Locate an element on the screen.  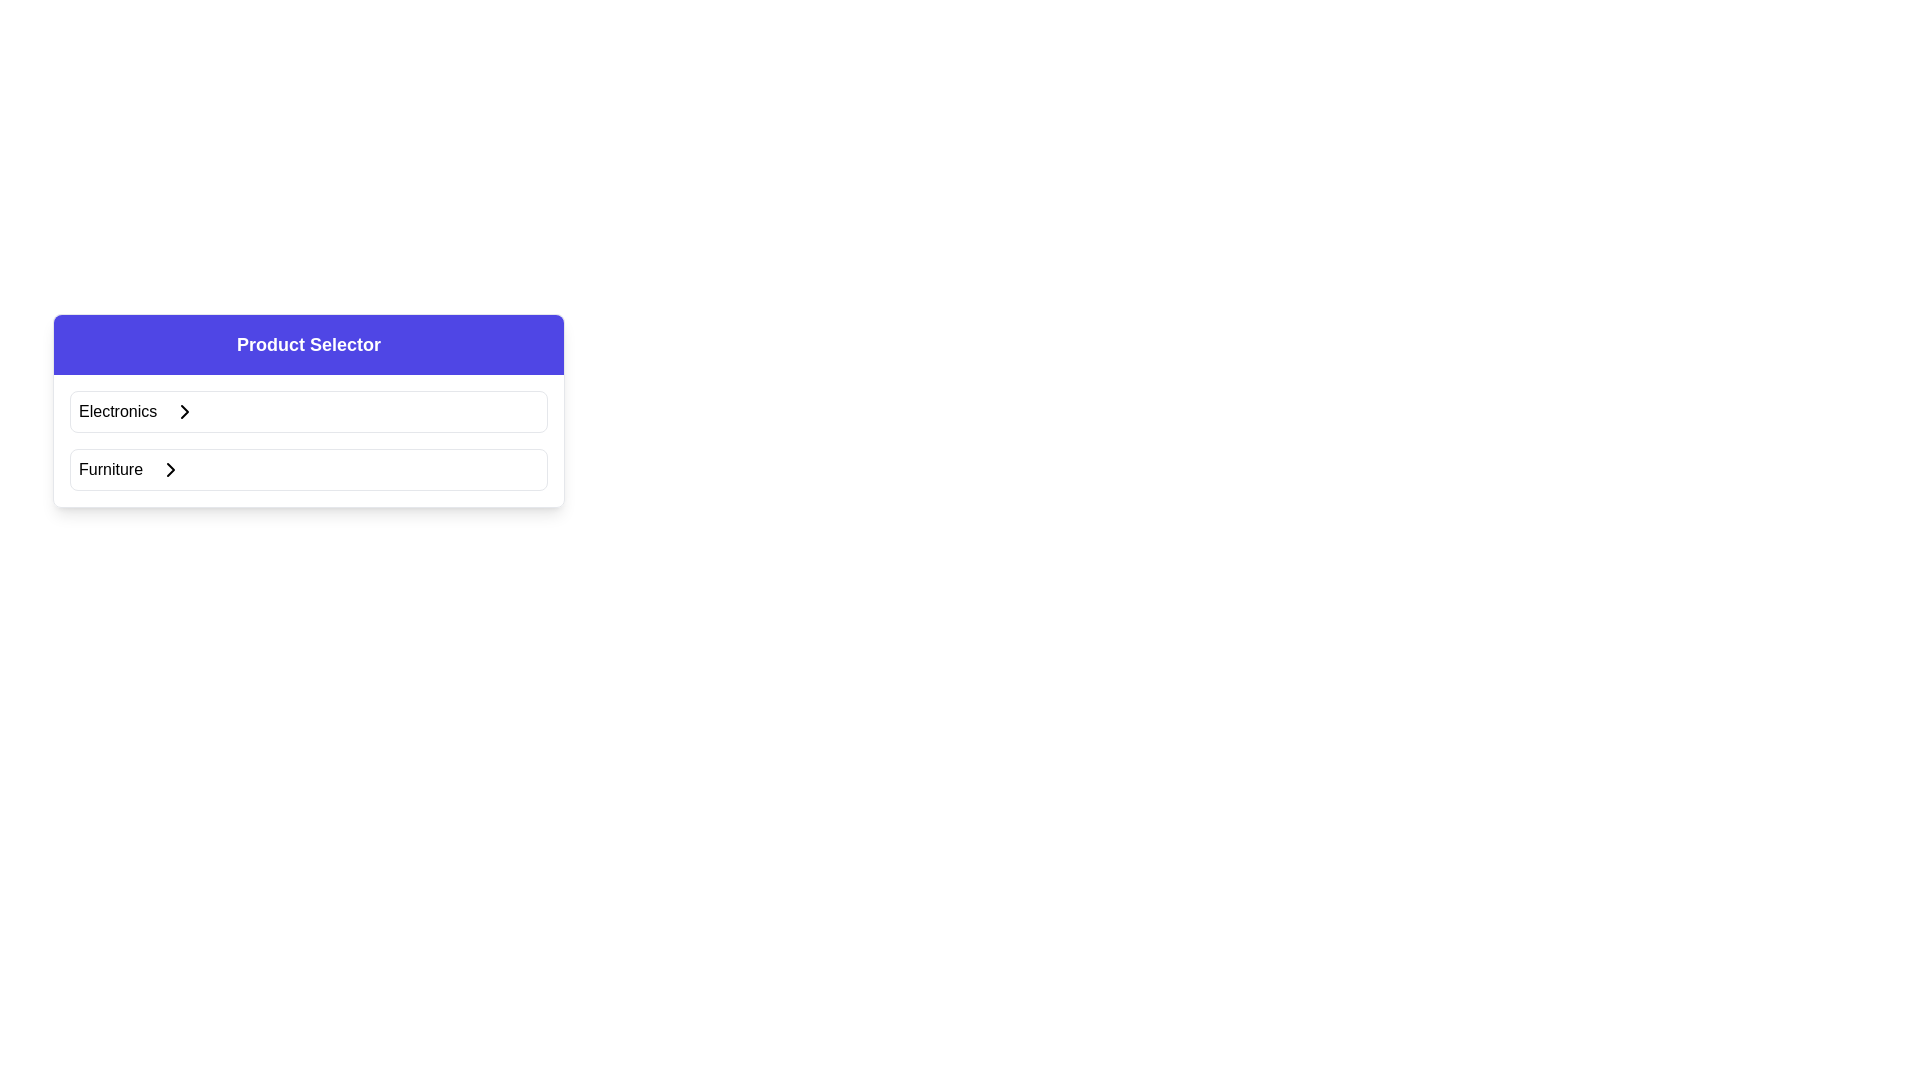
the 'Furniture' category label located within the second selectable item beneath the 'Product Selector' header, positioned to the left of the rightward arrow icon is located at coordinates (109, 470).